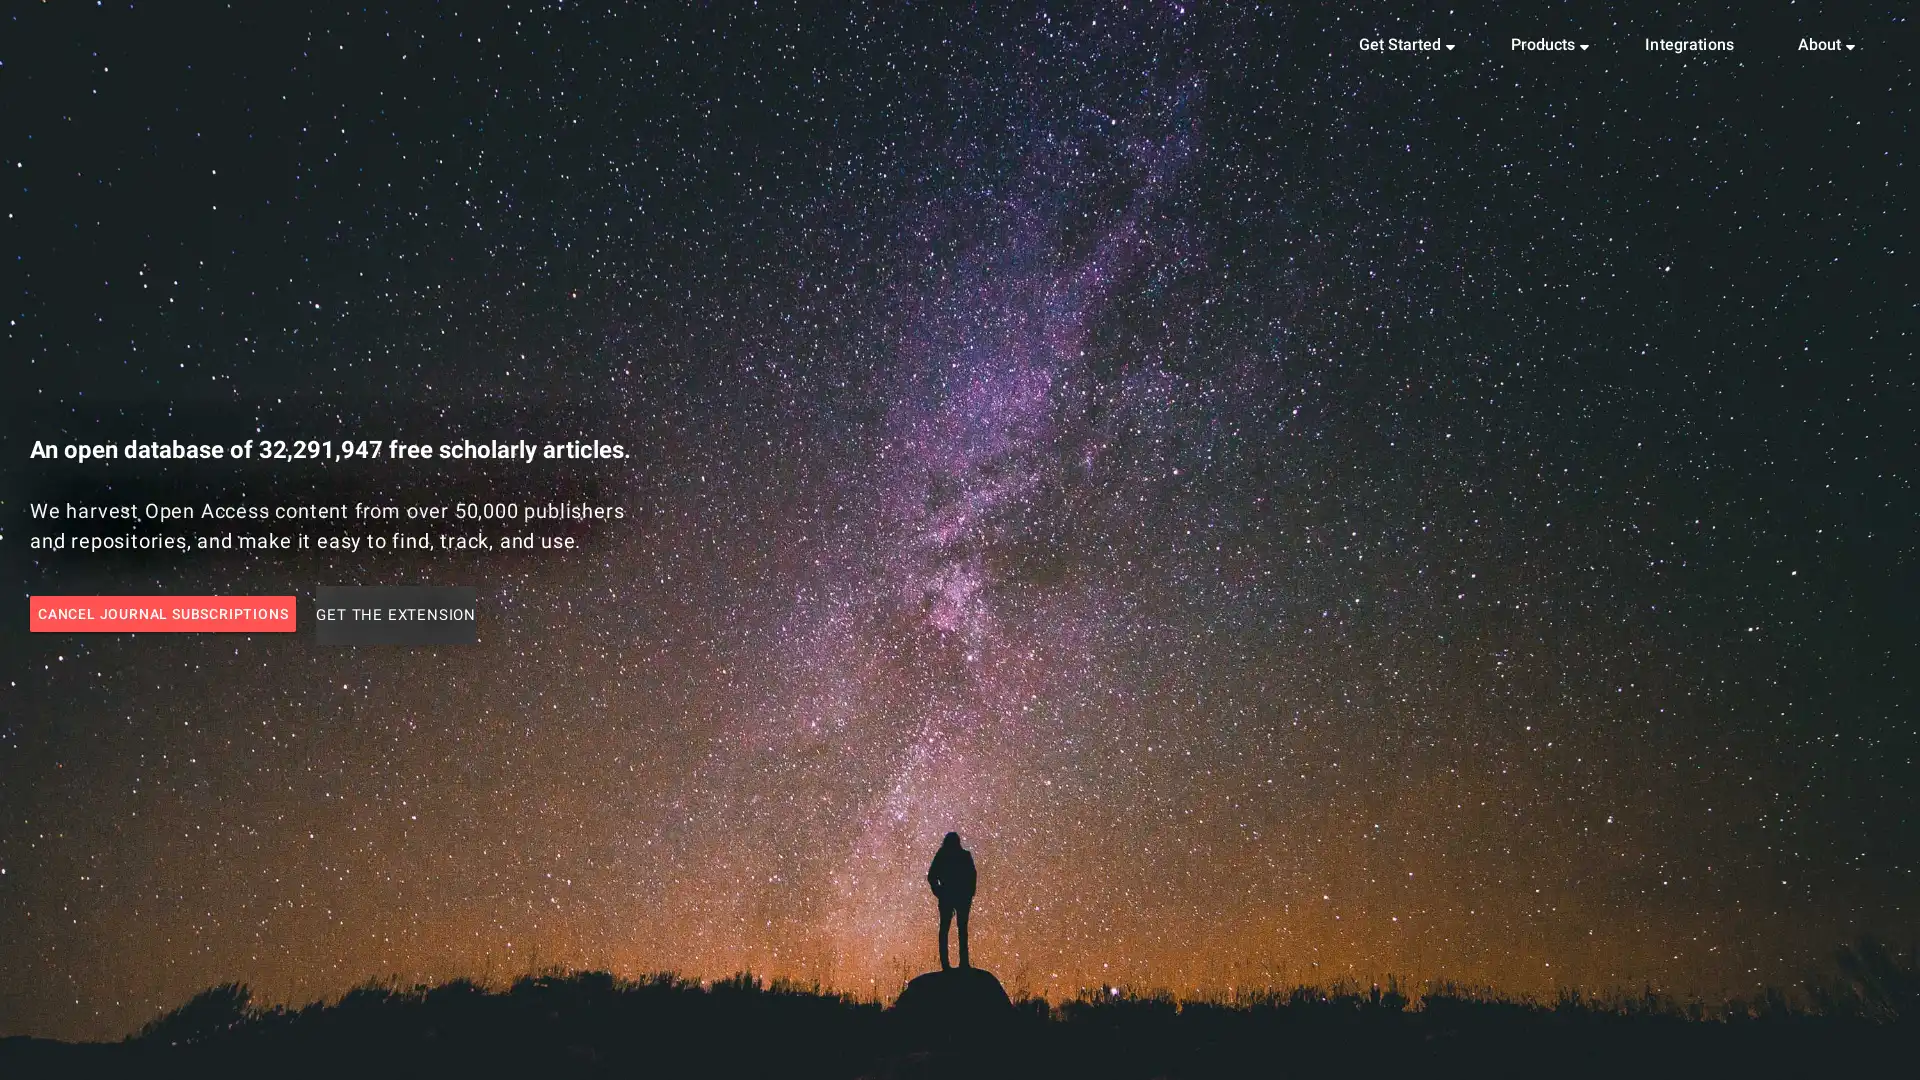  What do you see at coordinates (1549, 43) in the screenshot?
I see `Products` at bounding box center [1549, 43].